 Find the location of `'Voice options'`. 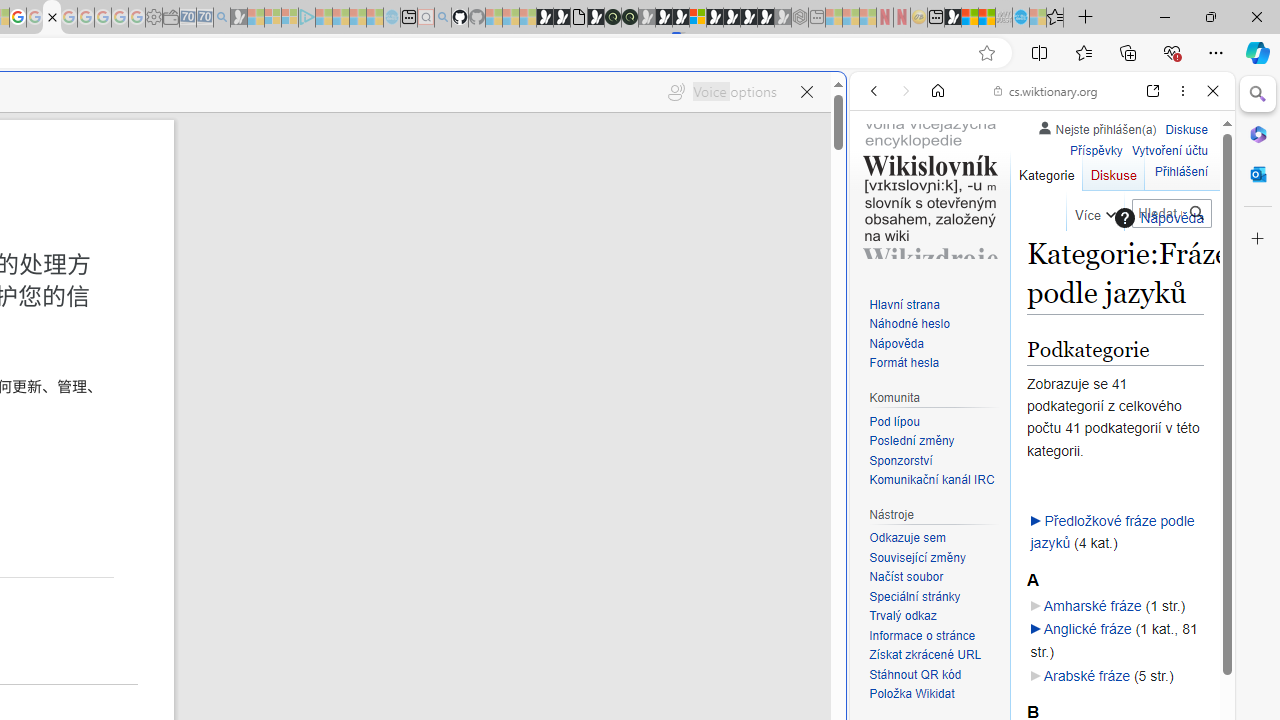

'Voice options' is located at coordinates (720, 92).